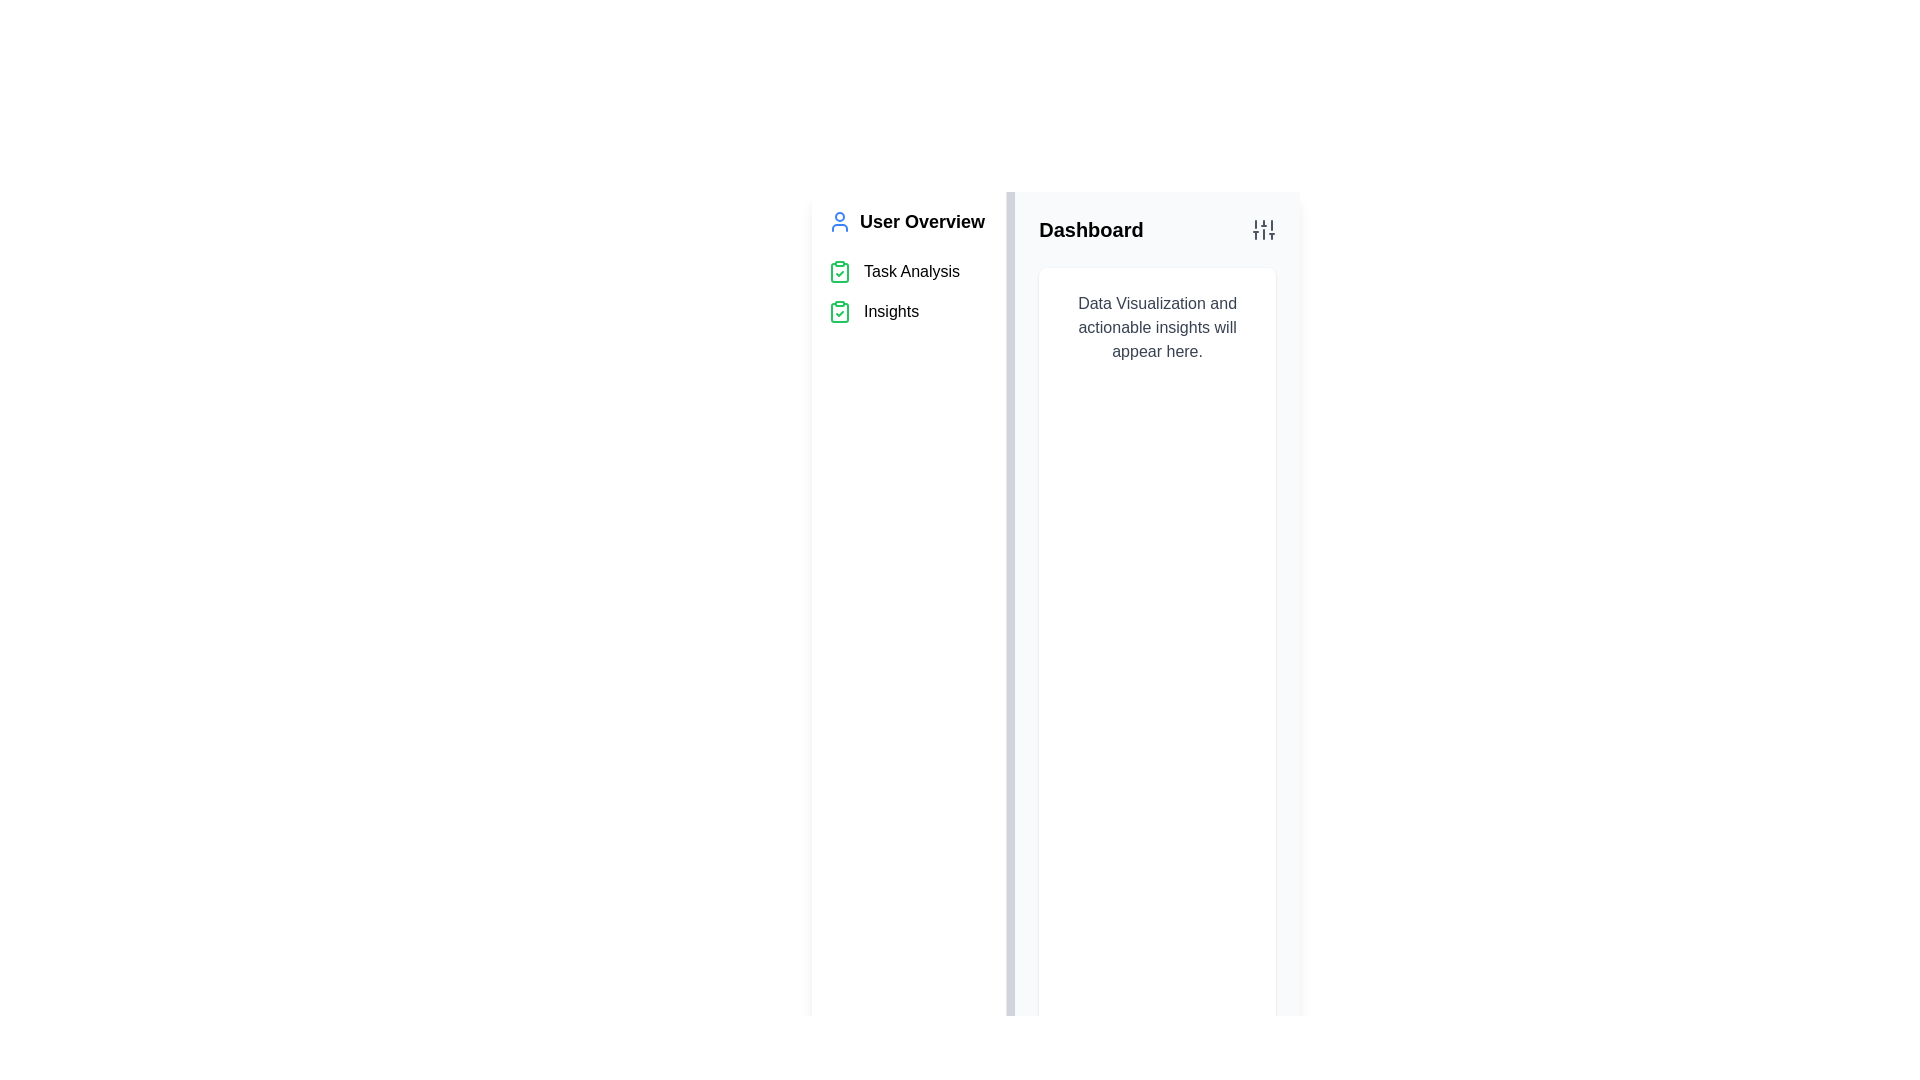  Describe the element at coordinates (908, 272) in the screenshot. I see `the 'Task Analysis' list item` at that location.